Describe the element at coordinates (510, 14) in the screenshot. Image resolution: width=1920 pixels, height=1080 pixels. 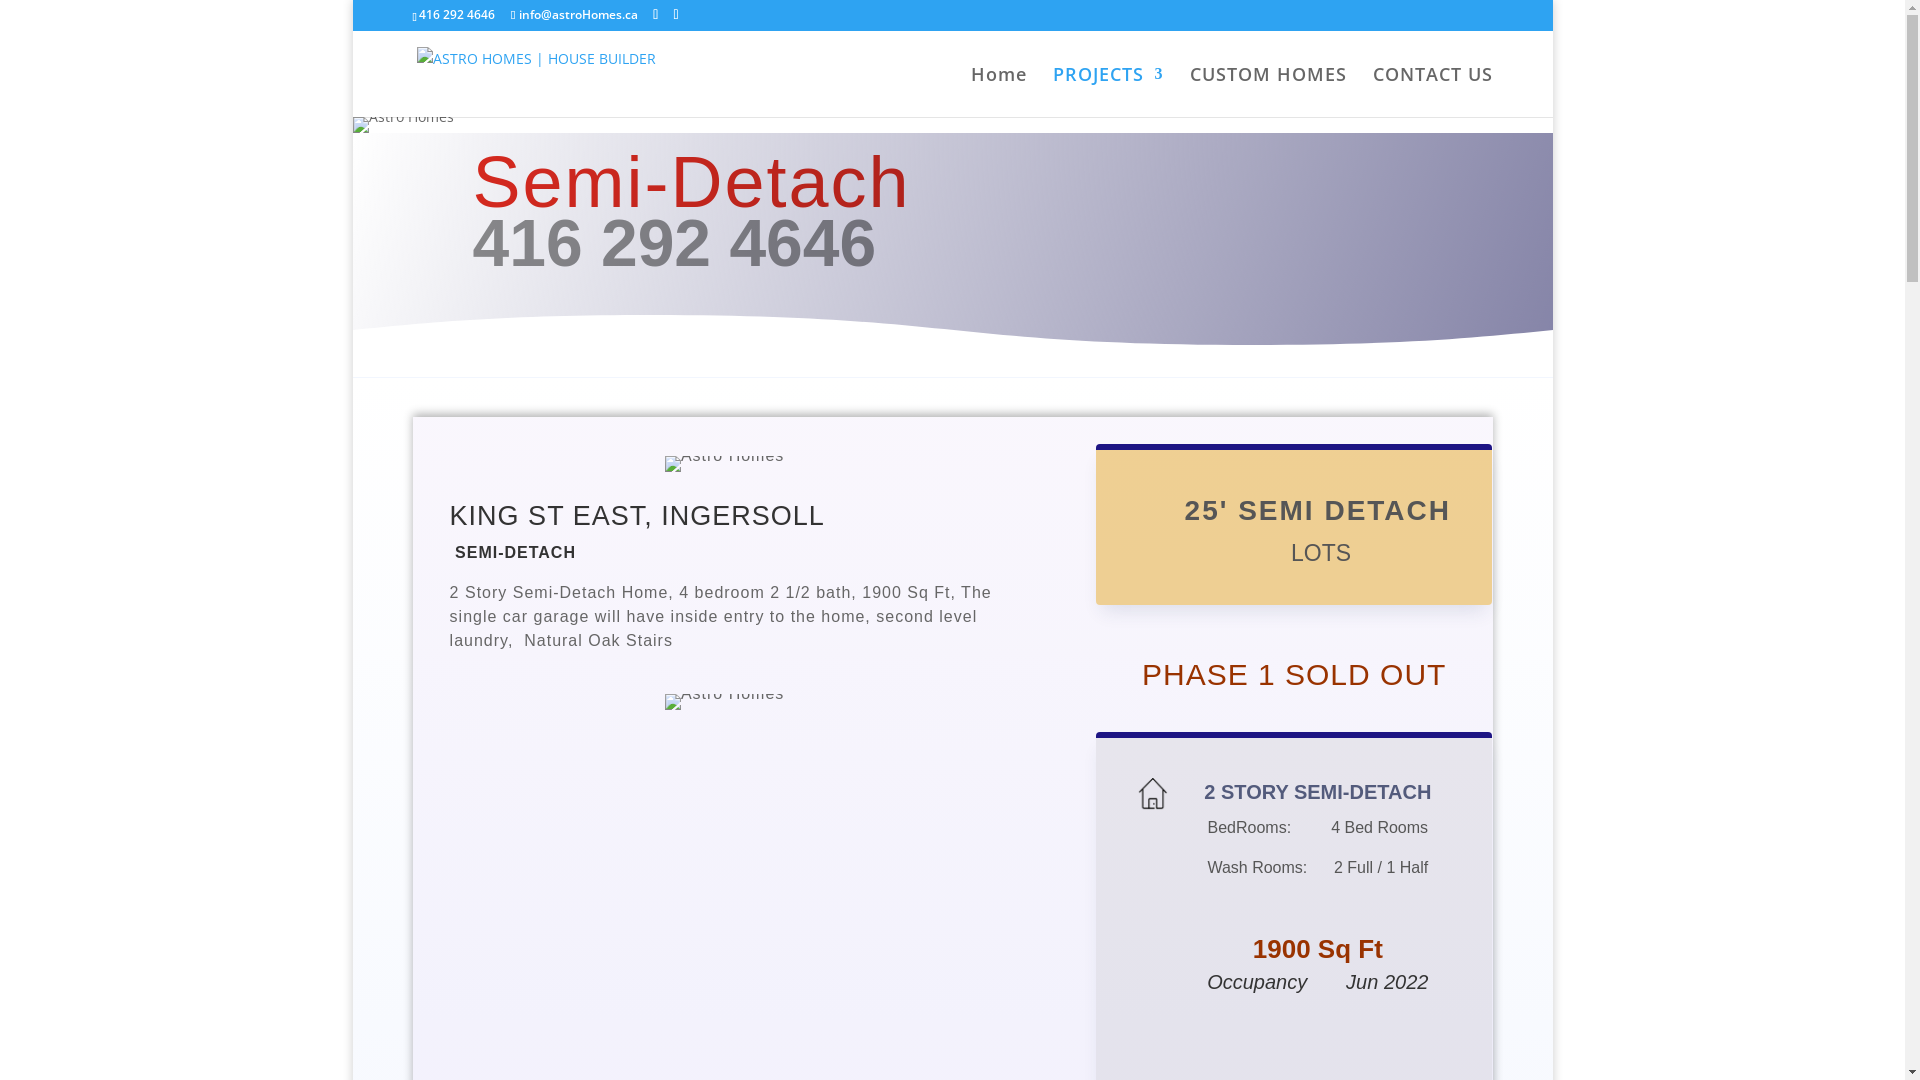
I see `'info@astroHomes.ca'` at that location.